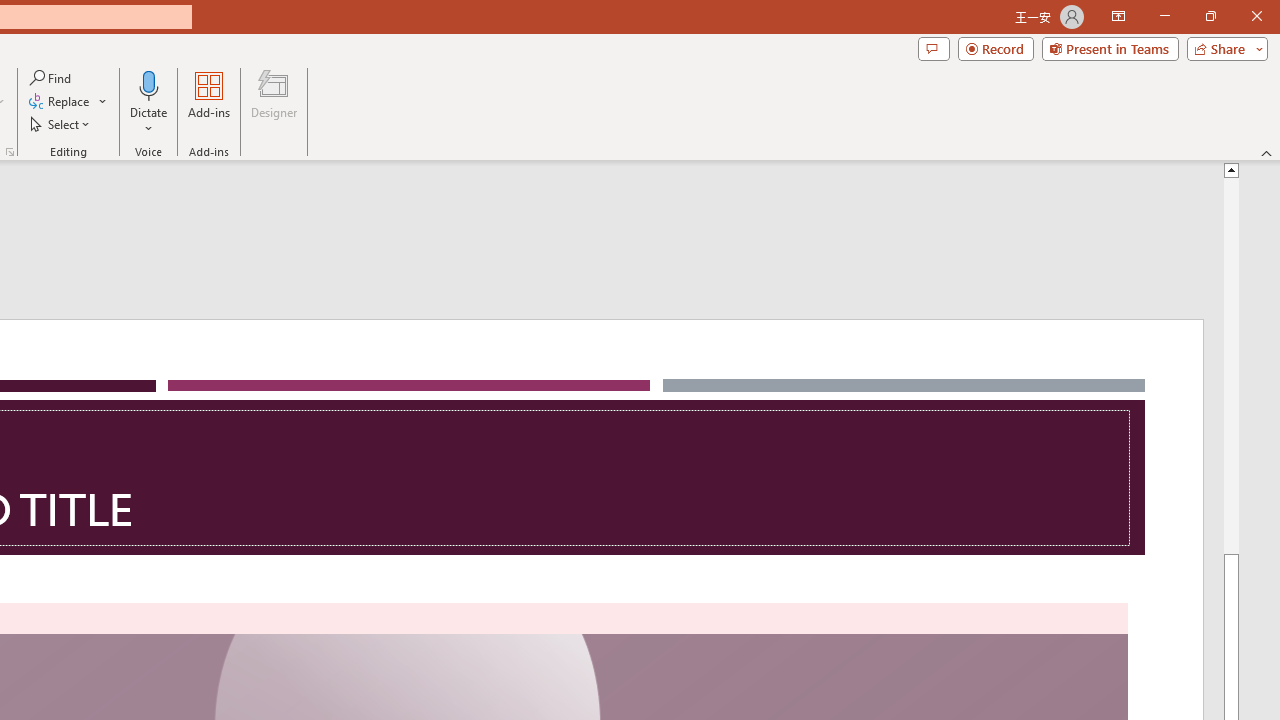 Image resolution: width=1280 pixels, height=720 pixels. What do you see at coordinates (148, 103) in the screenshot?
I see `'Dictate'` at bounding box center [148, 103].